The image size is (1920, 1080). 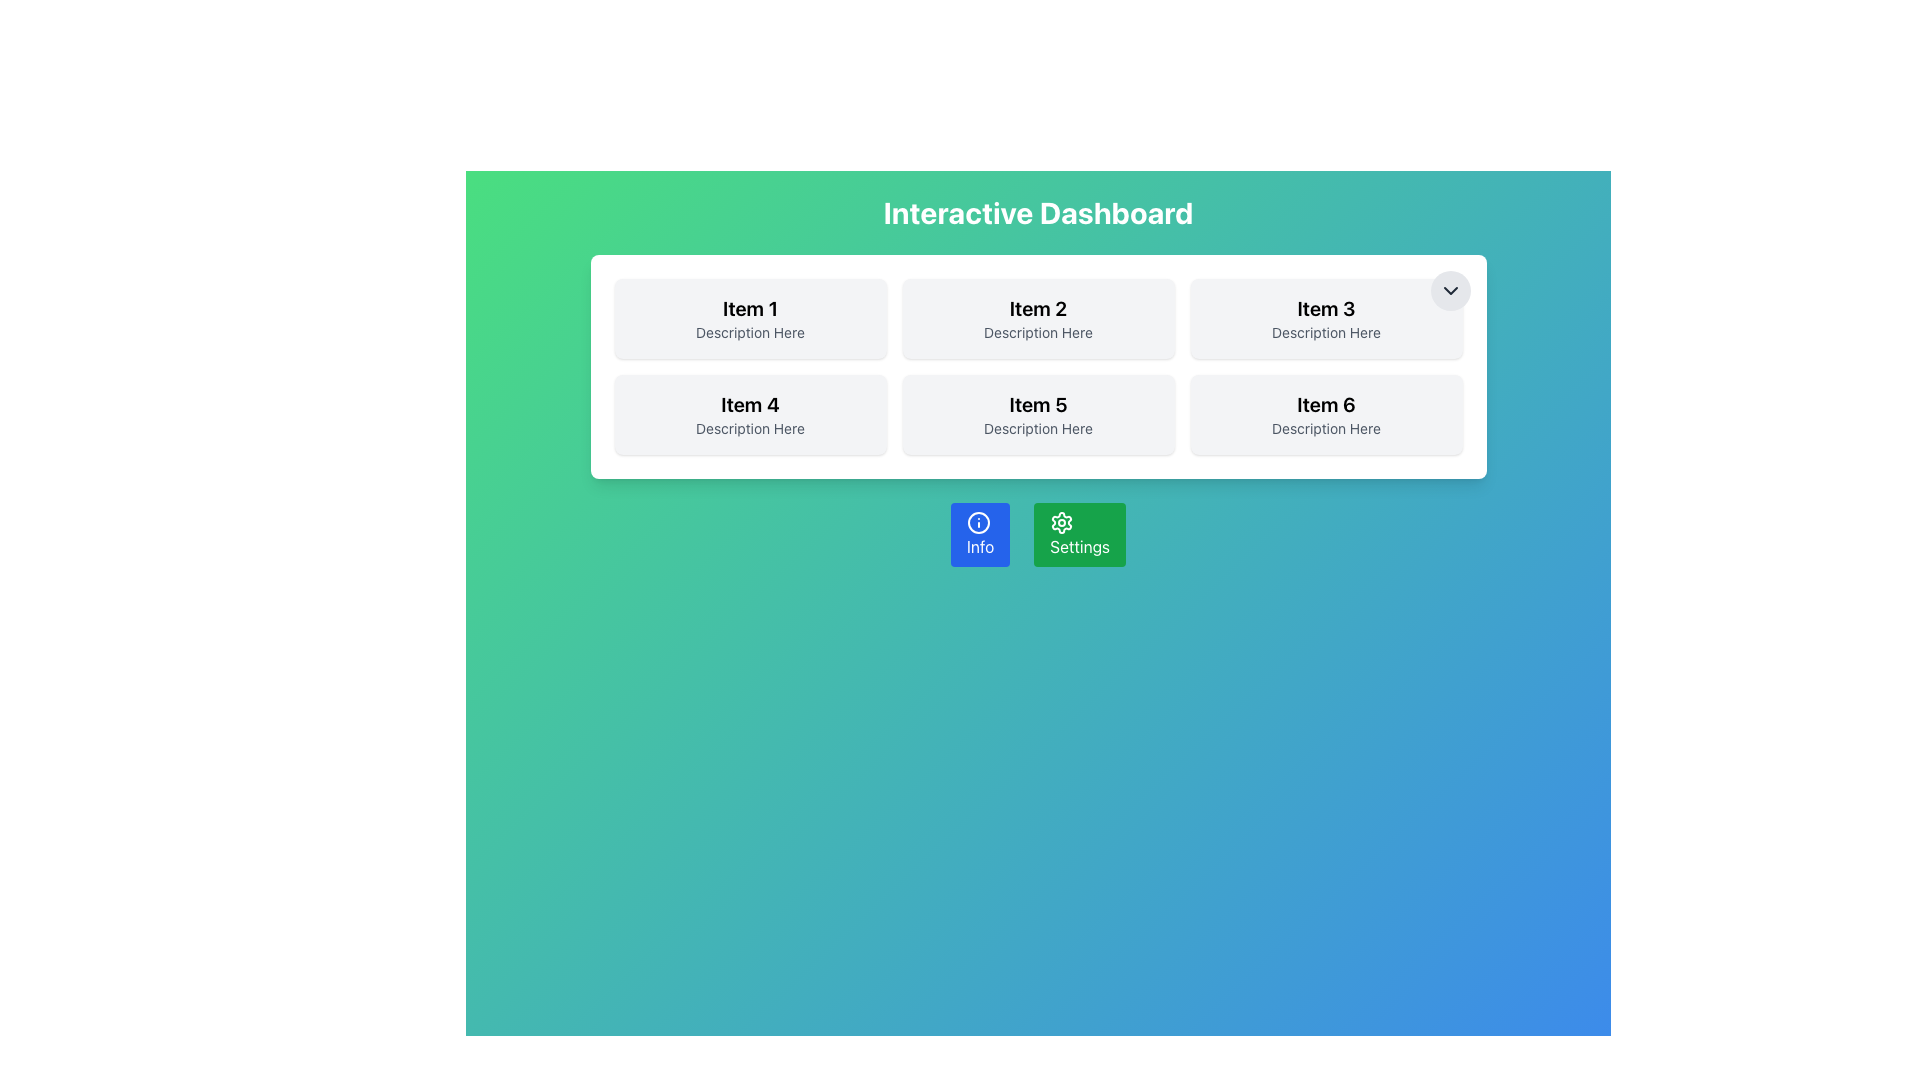 I want to click on the help button located to the left of the green 'Settings' button, so click(x=980, y=534).